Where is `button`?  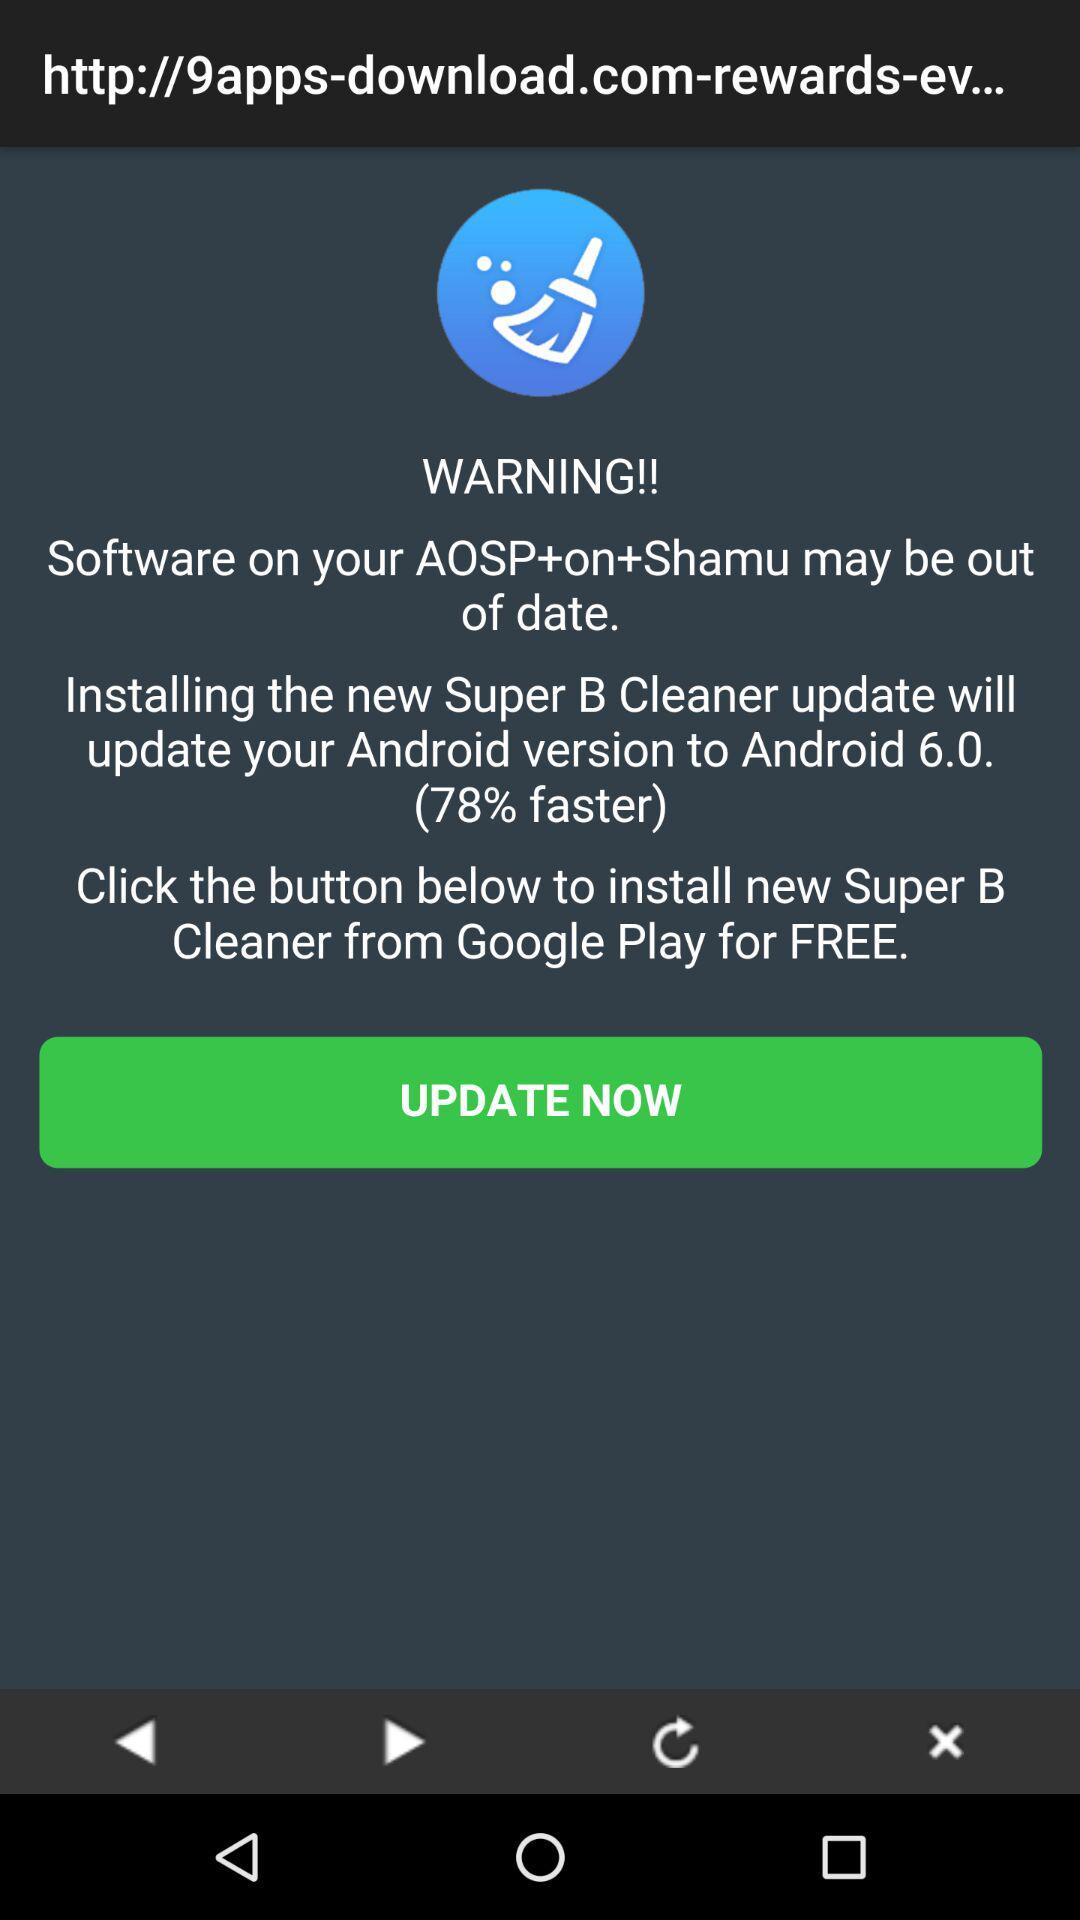
button is located at coordinates (945, 1740).